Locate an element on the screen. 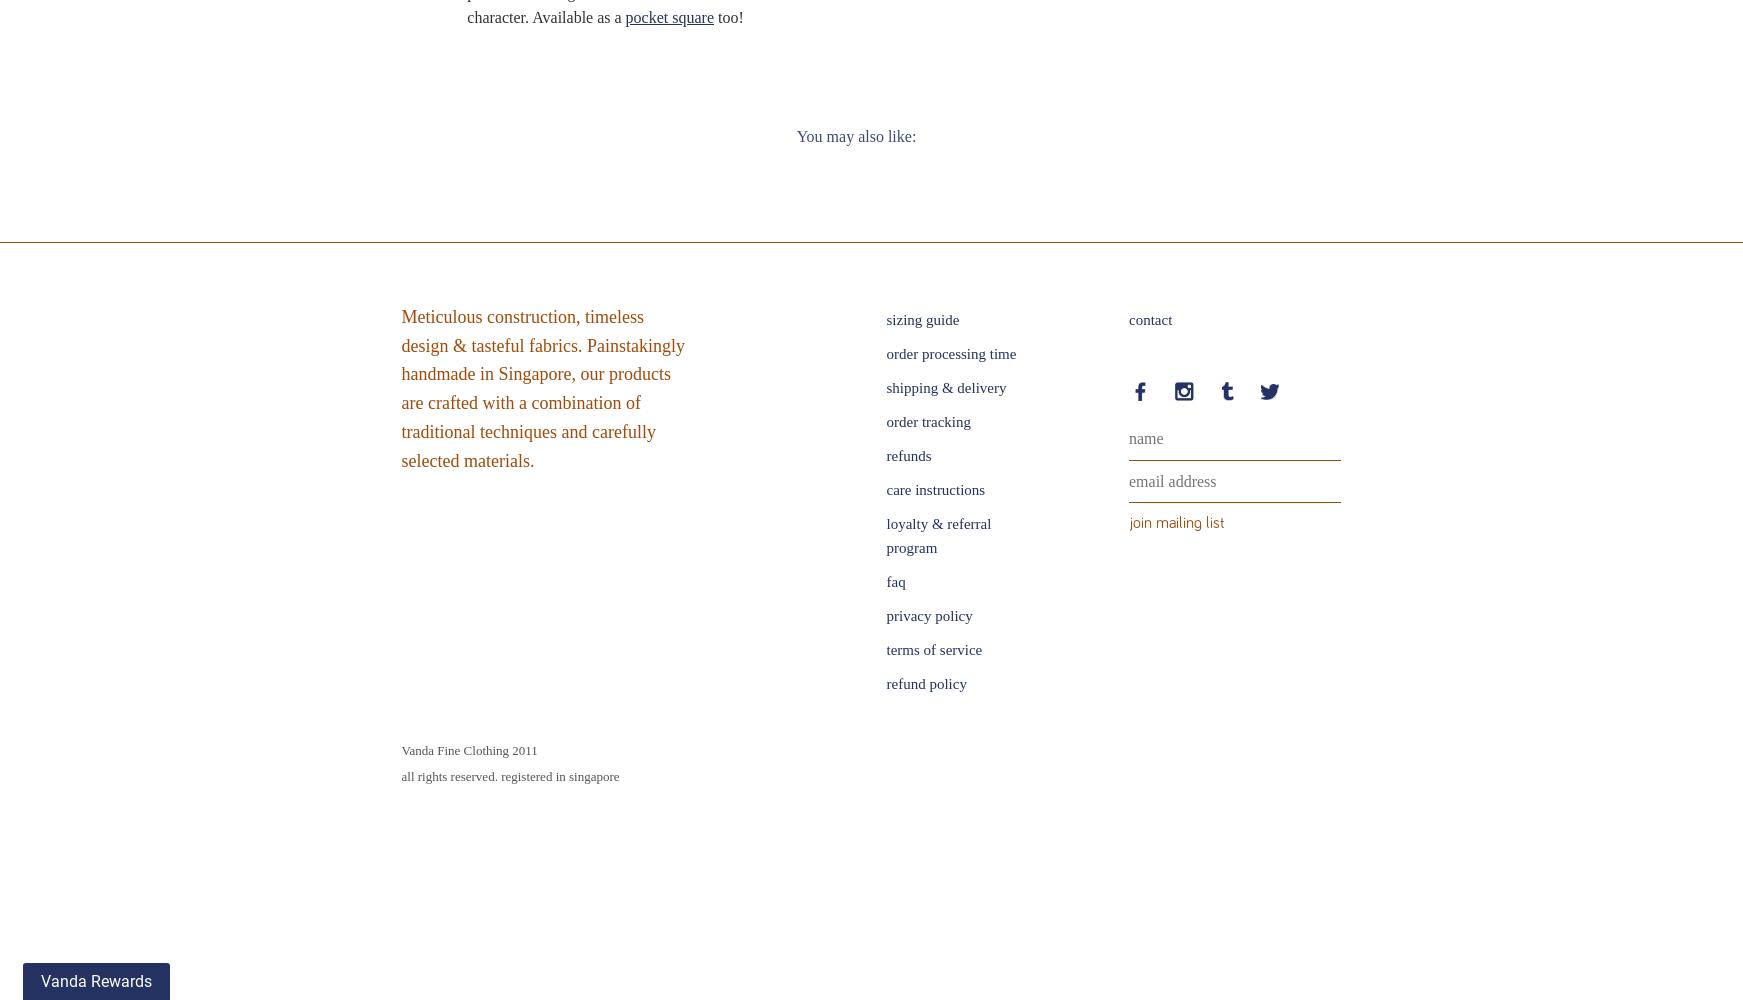 This screenshot has width=1743, height=1000. 'all rights reserved. registered in singapore' is located at coordinates (401, 775).